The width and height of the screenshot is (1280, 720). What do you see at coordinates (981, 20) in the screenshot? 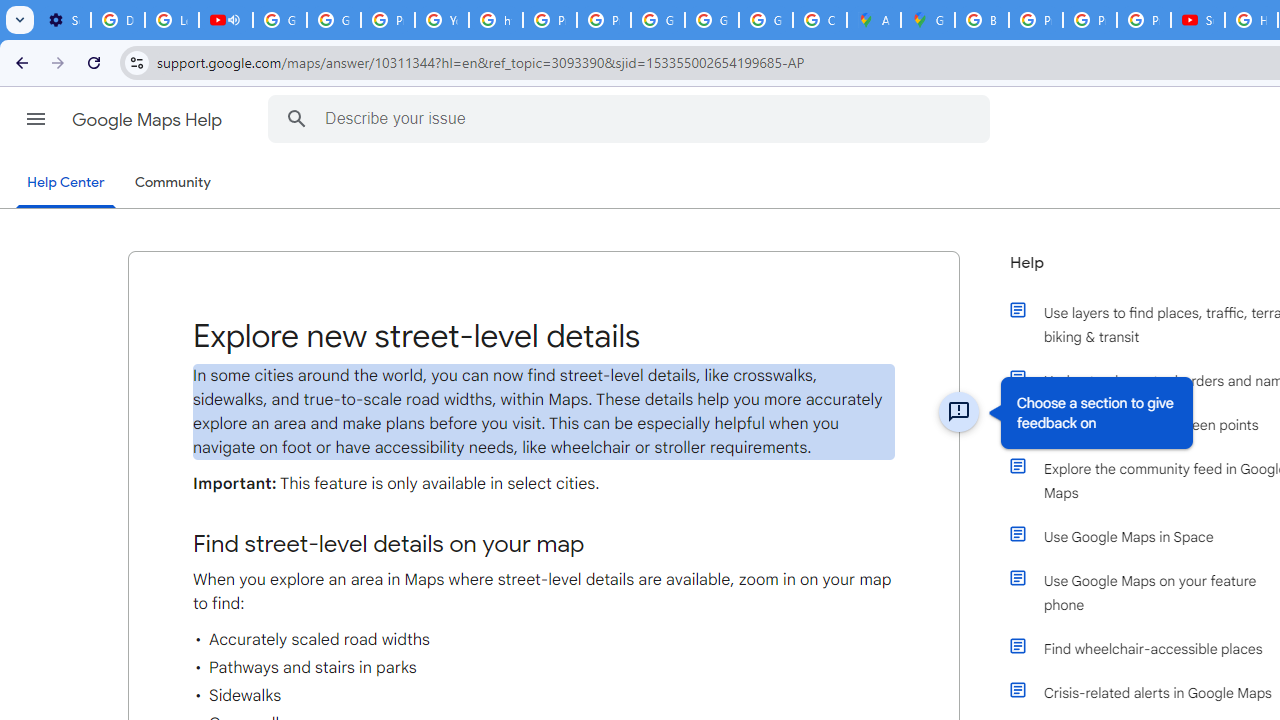
I see `'Blogger Policies and Guidelines - Transparency Center'` at bounding box center [981, 20].